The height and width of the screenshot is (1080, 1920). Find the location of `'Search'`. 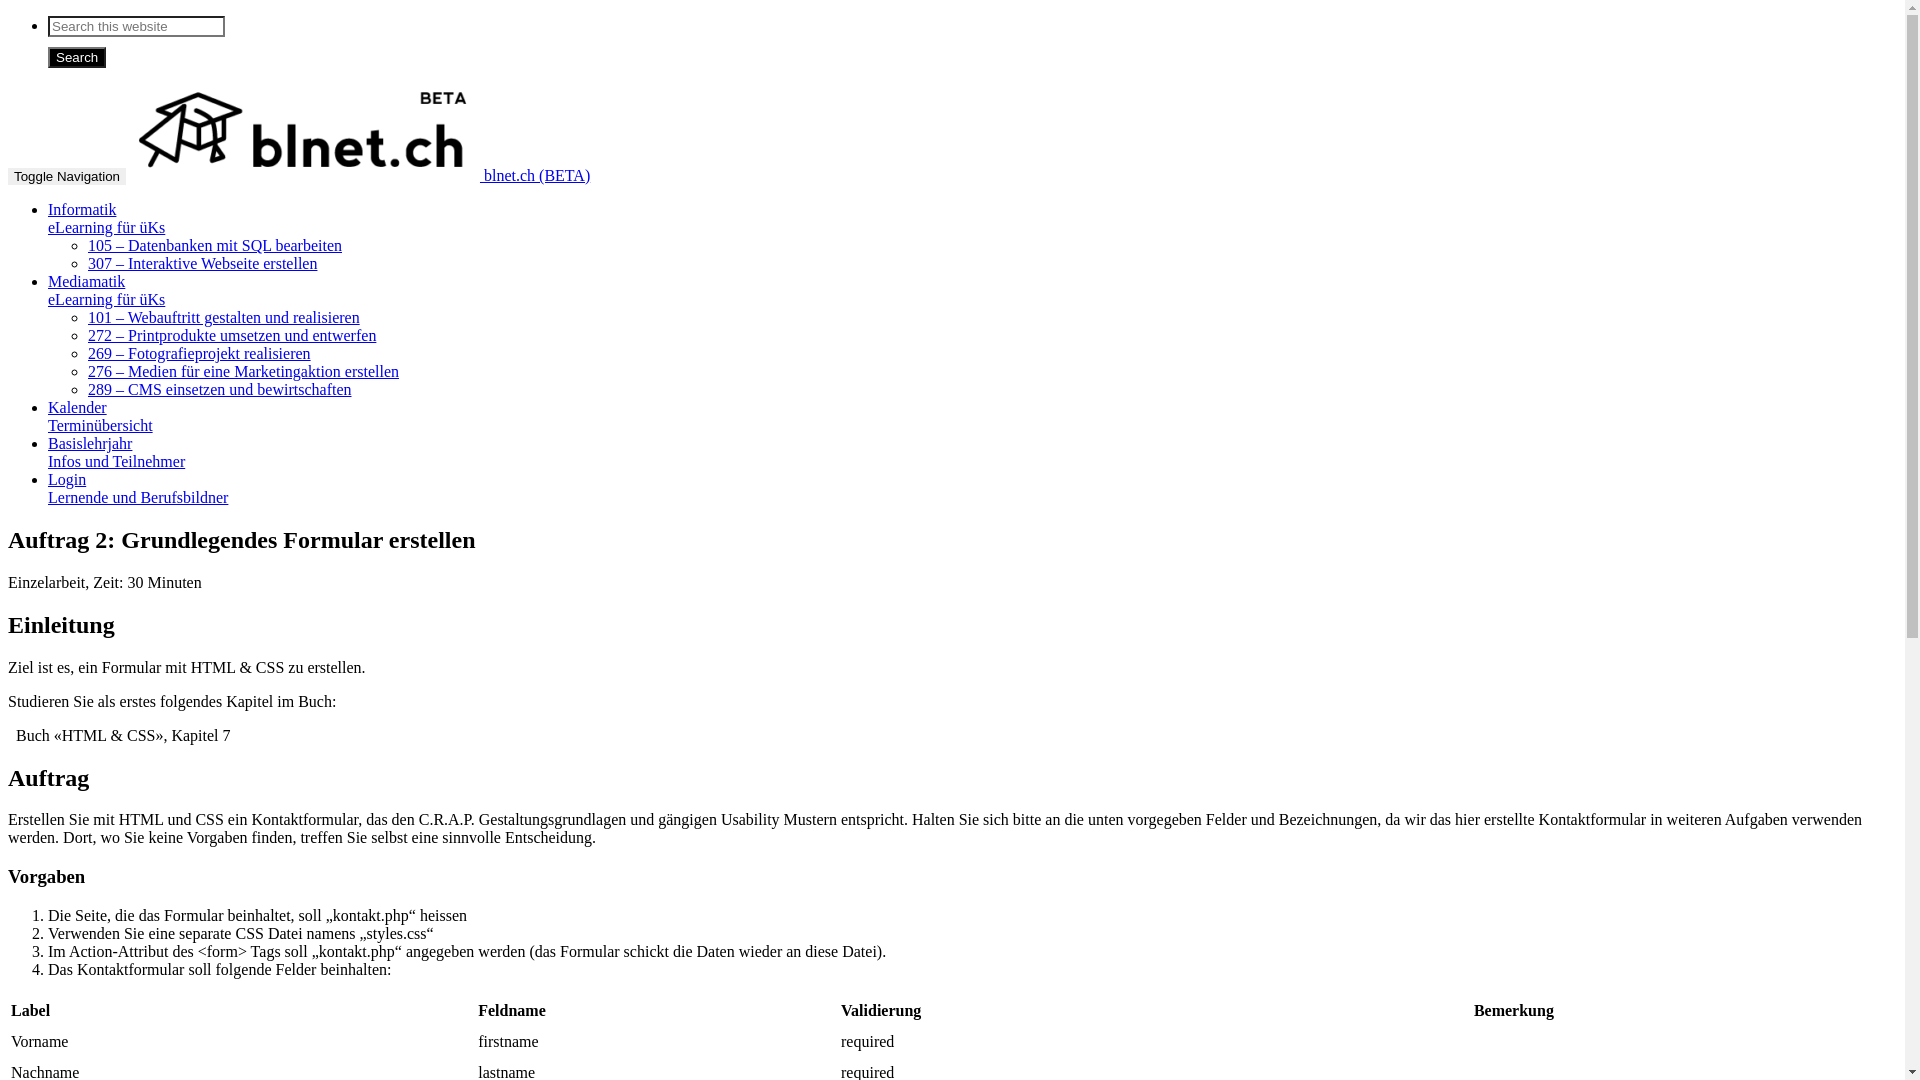

'Search' is located at coordinates (76, 56).